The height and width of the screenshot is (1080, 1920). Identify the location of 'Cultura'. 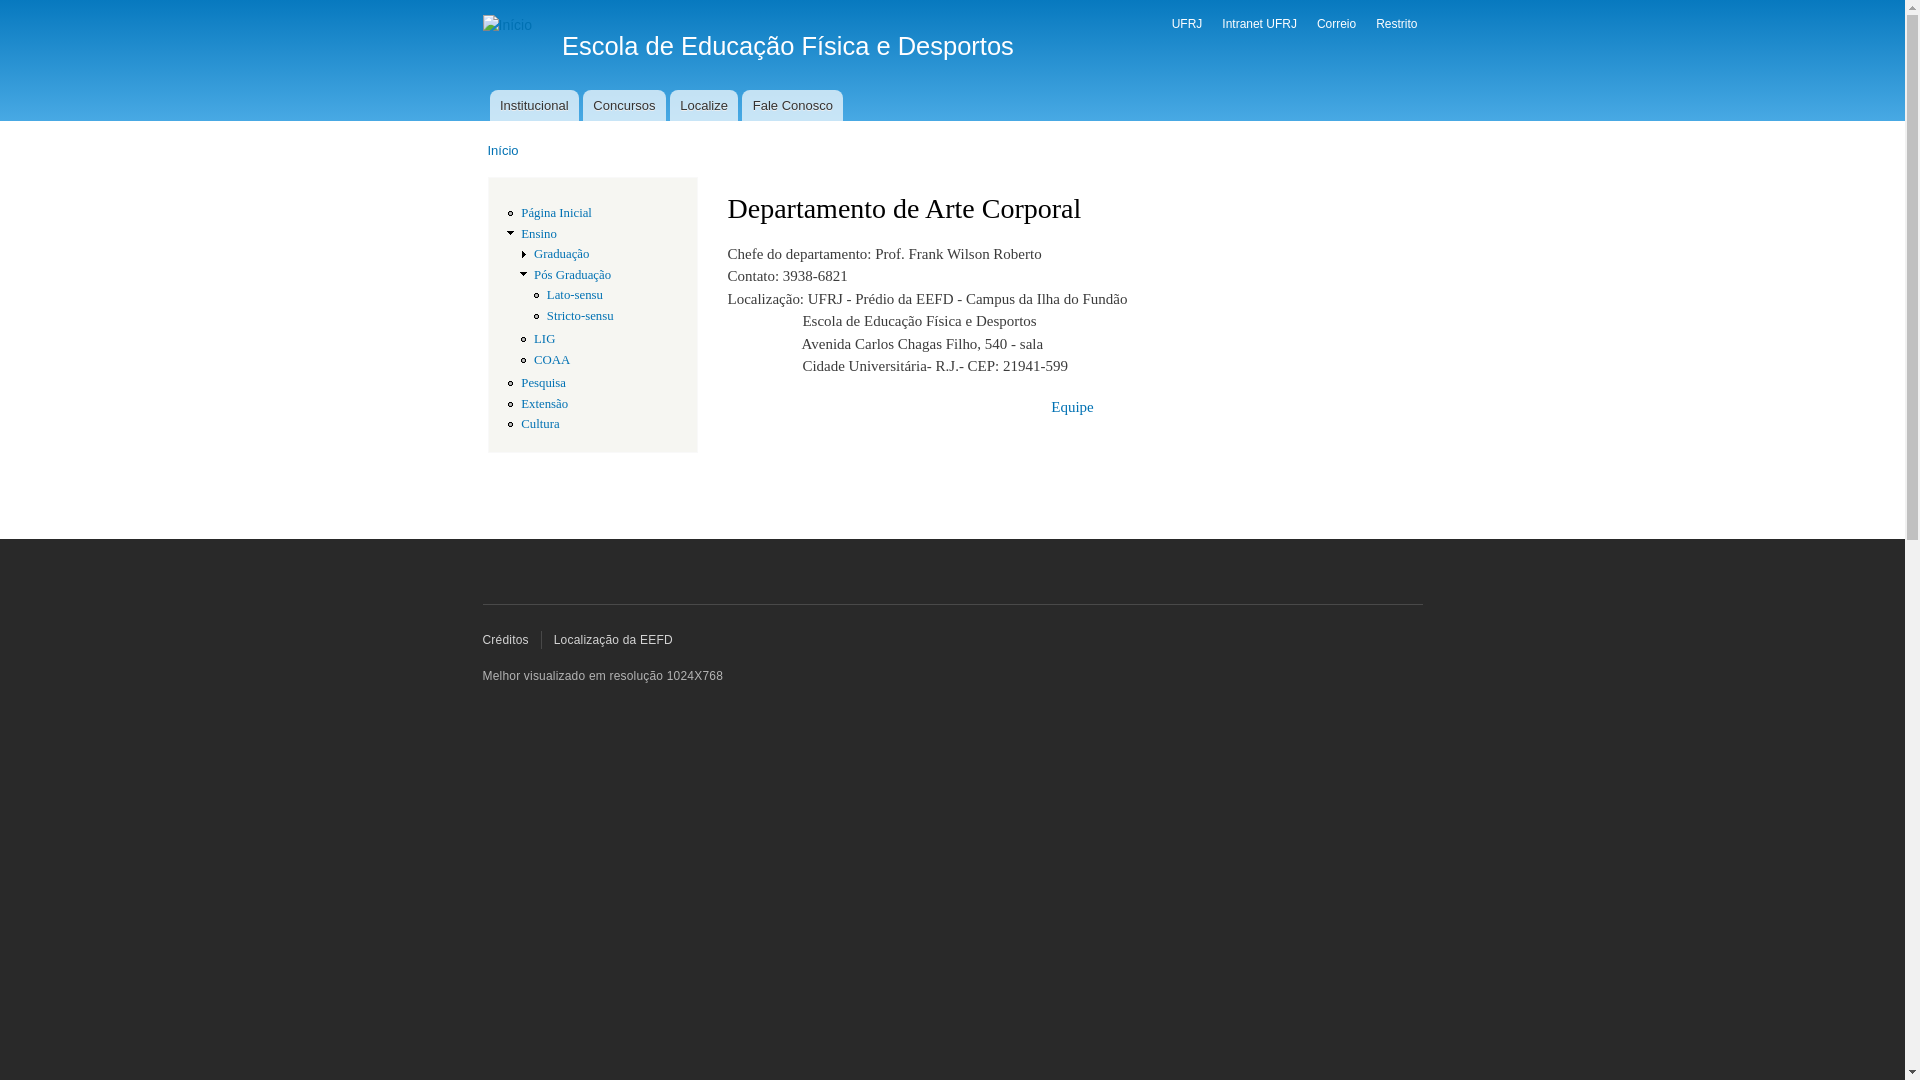
(521, 423).